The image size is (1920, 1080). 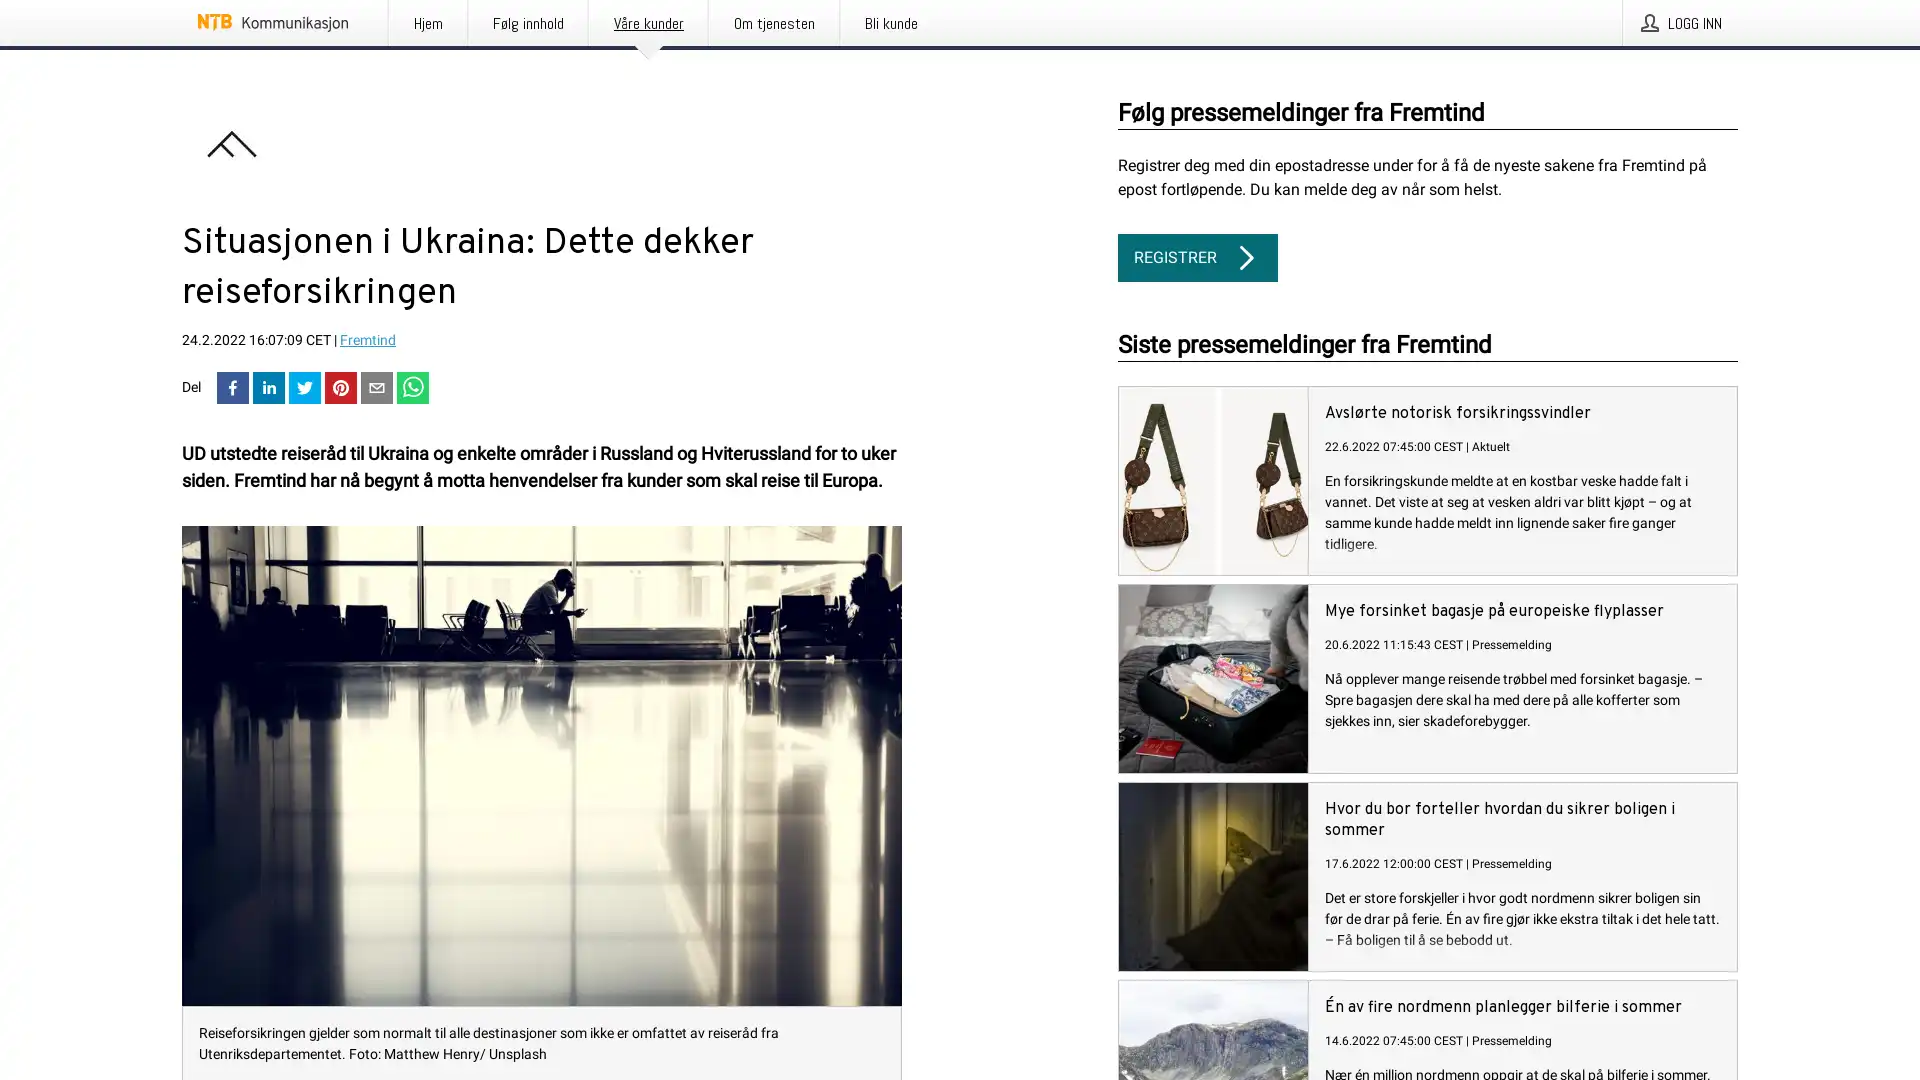 What do you see at coordinates (411, 389) in the screenshot?
I see `whatsapp` at bounding box center [411, 389].